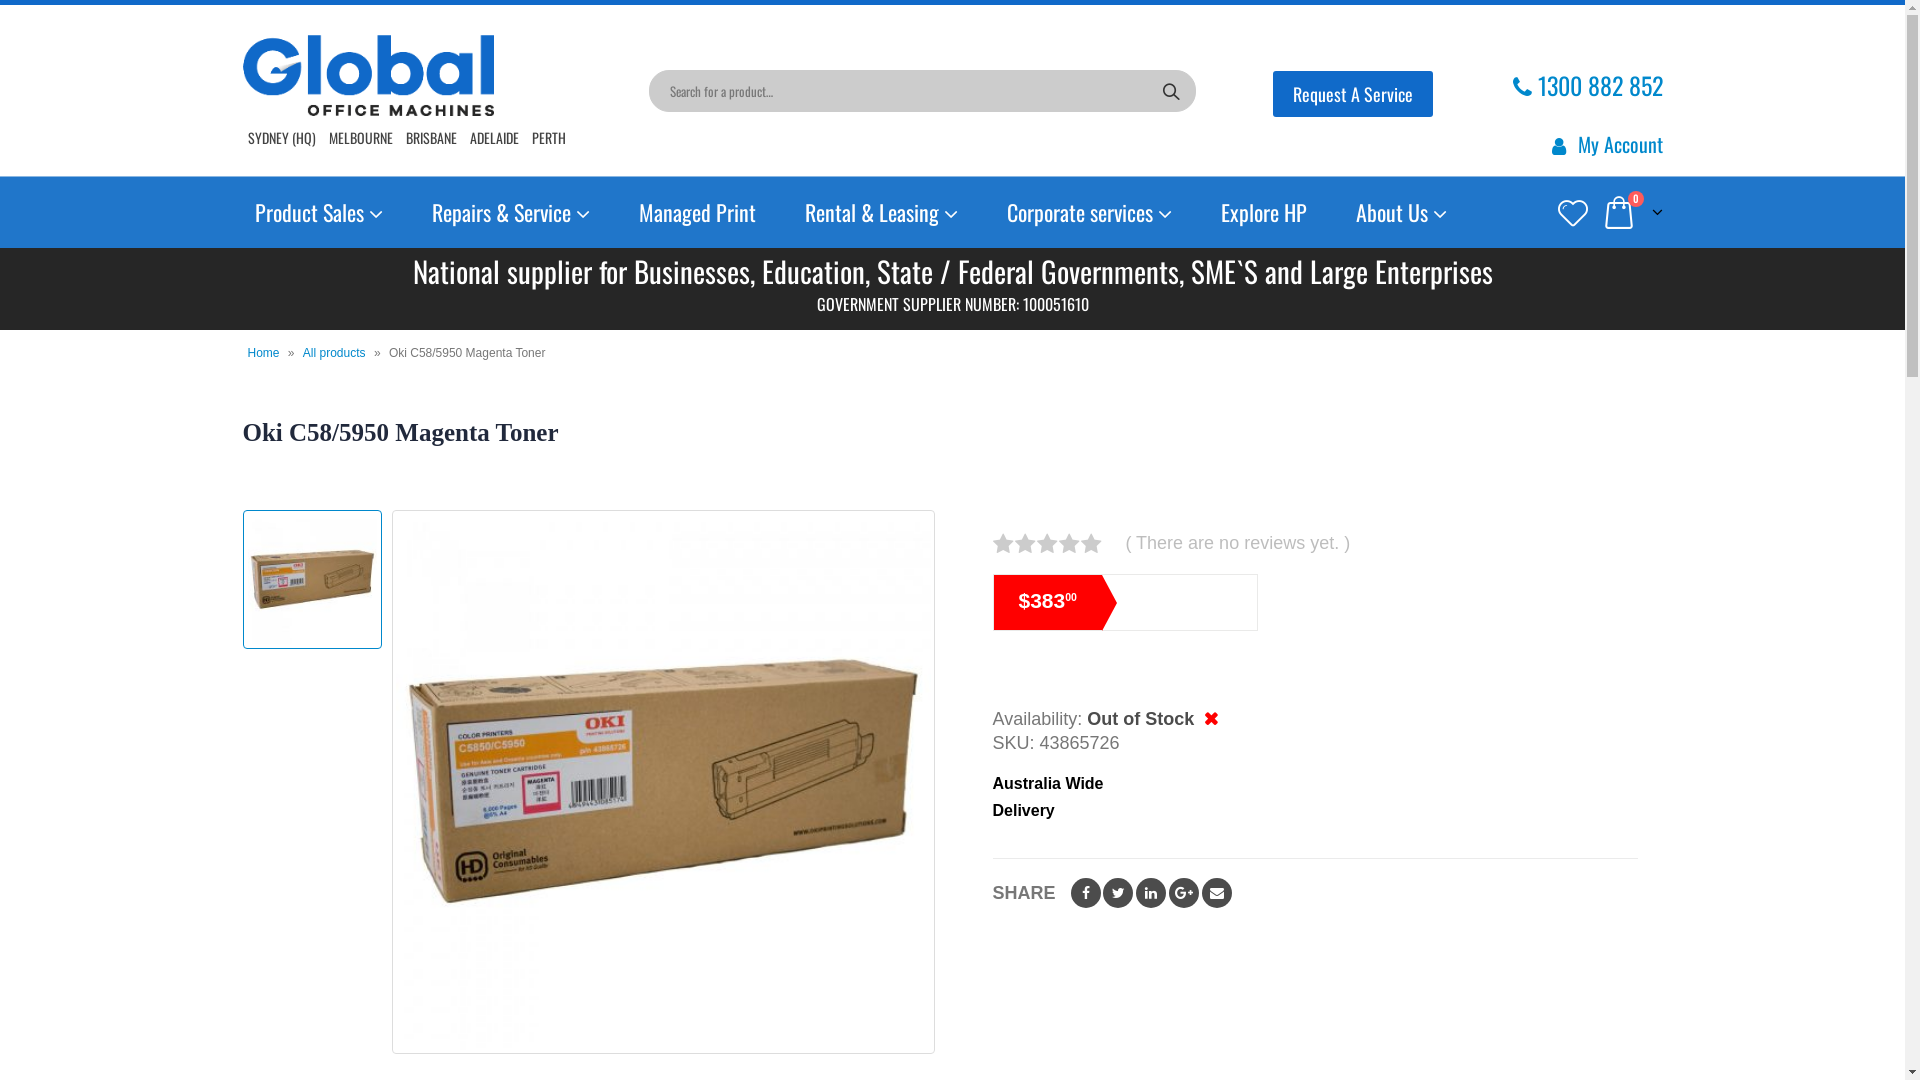 The height and width of the screenshot is (1080, 1920). I want to click on 'Repairs & Service', so click(510, 212).